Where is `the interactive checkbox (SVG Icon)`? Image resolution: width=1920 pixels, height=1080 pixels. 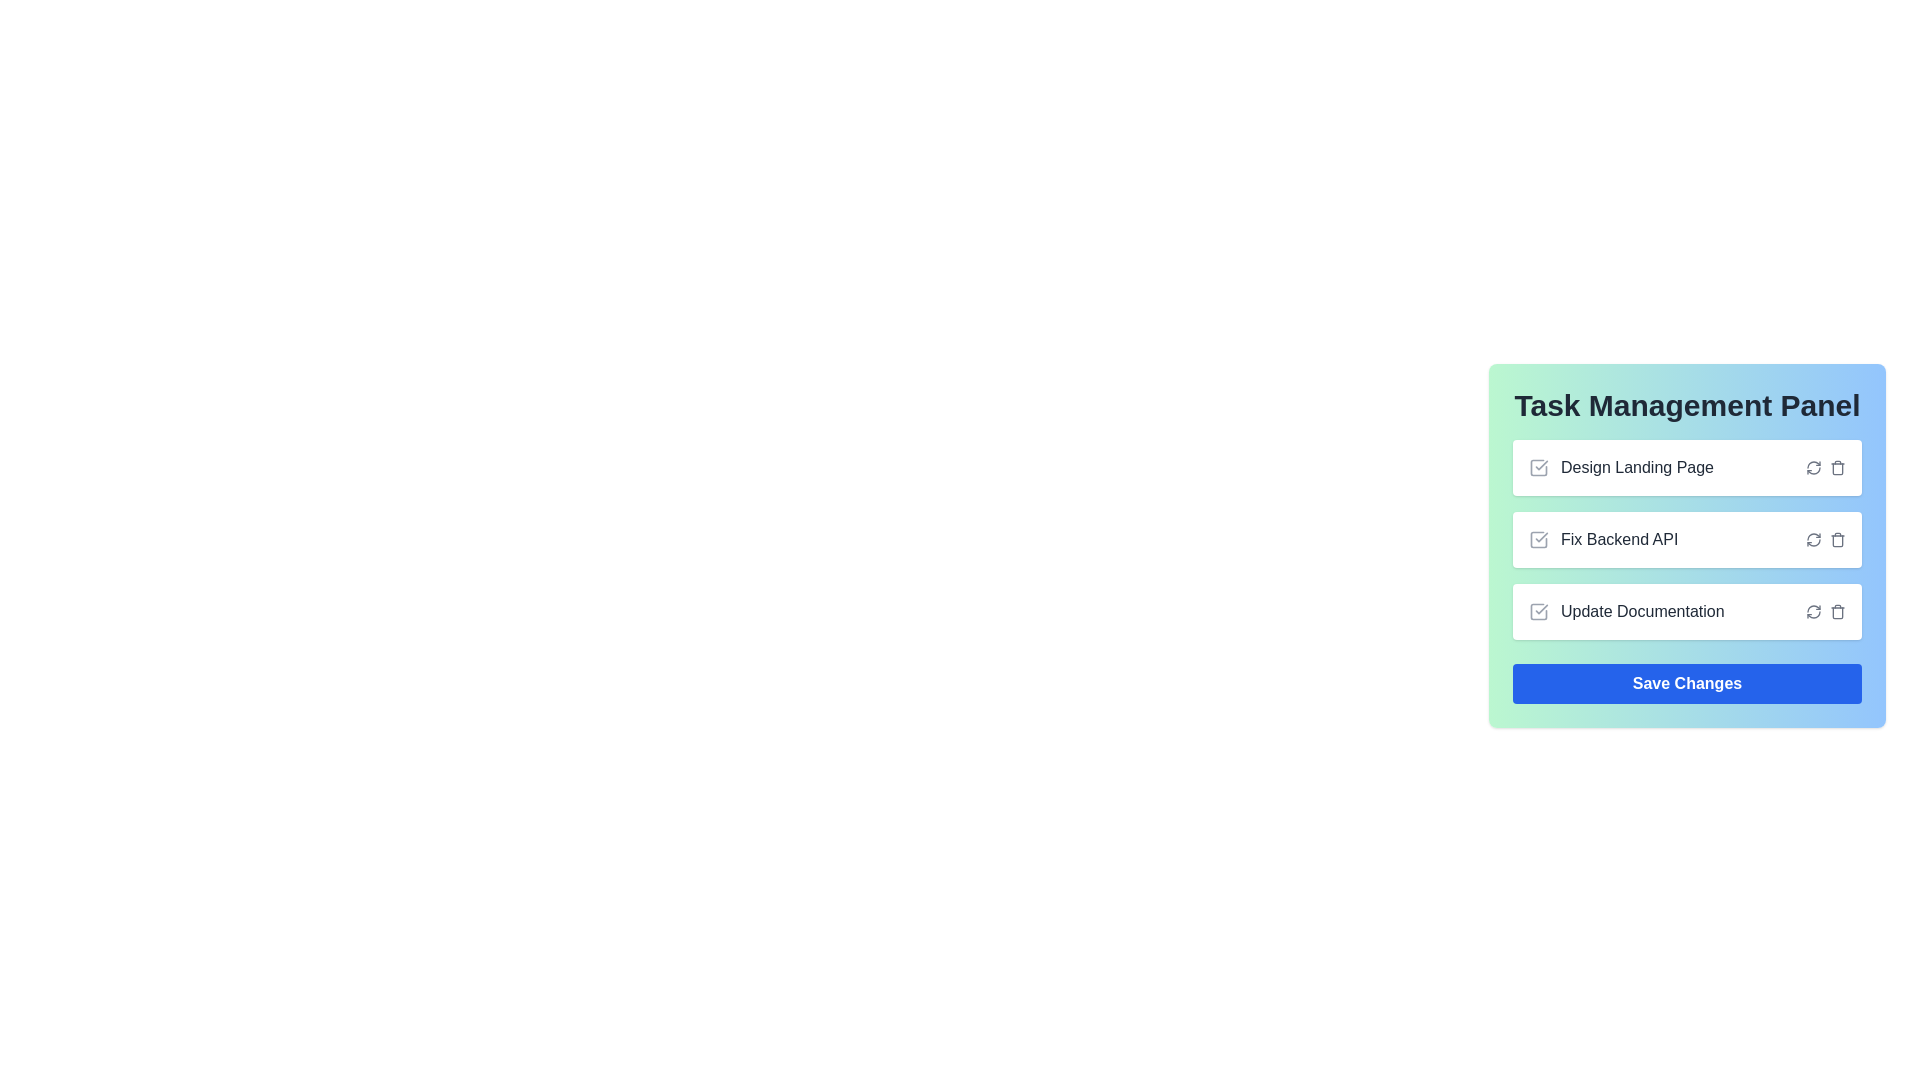
the interactive checkbox (SVG Icon) is located at coordinates (1538, 540).